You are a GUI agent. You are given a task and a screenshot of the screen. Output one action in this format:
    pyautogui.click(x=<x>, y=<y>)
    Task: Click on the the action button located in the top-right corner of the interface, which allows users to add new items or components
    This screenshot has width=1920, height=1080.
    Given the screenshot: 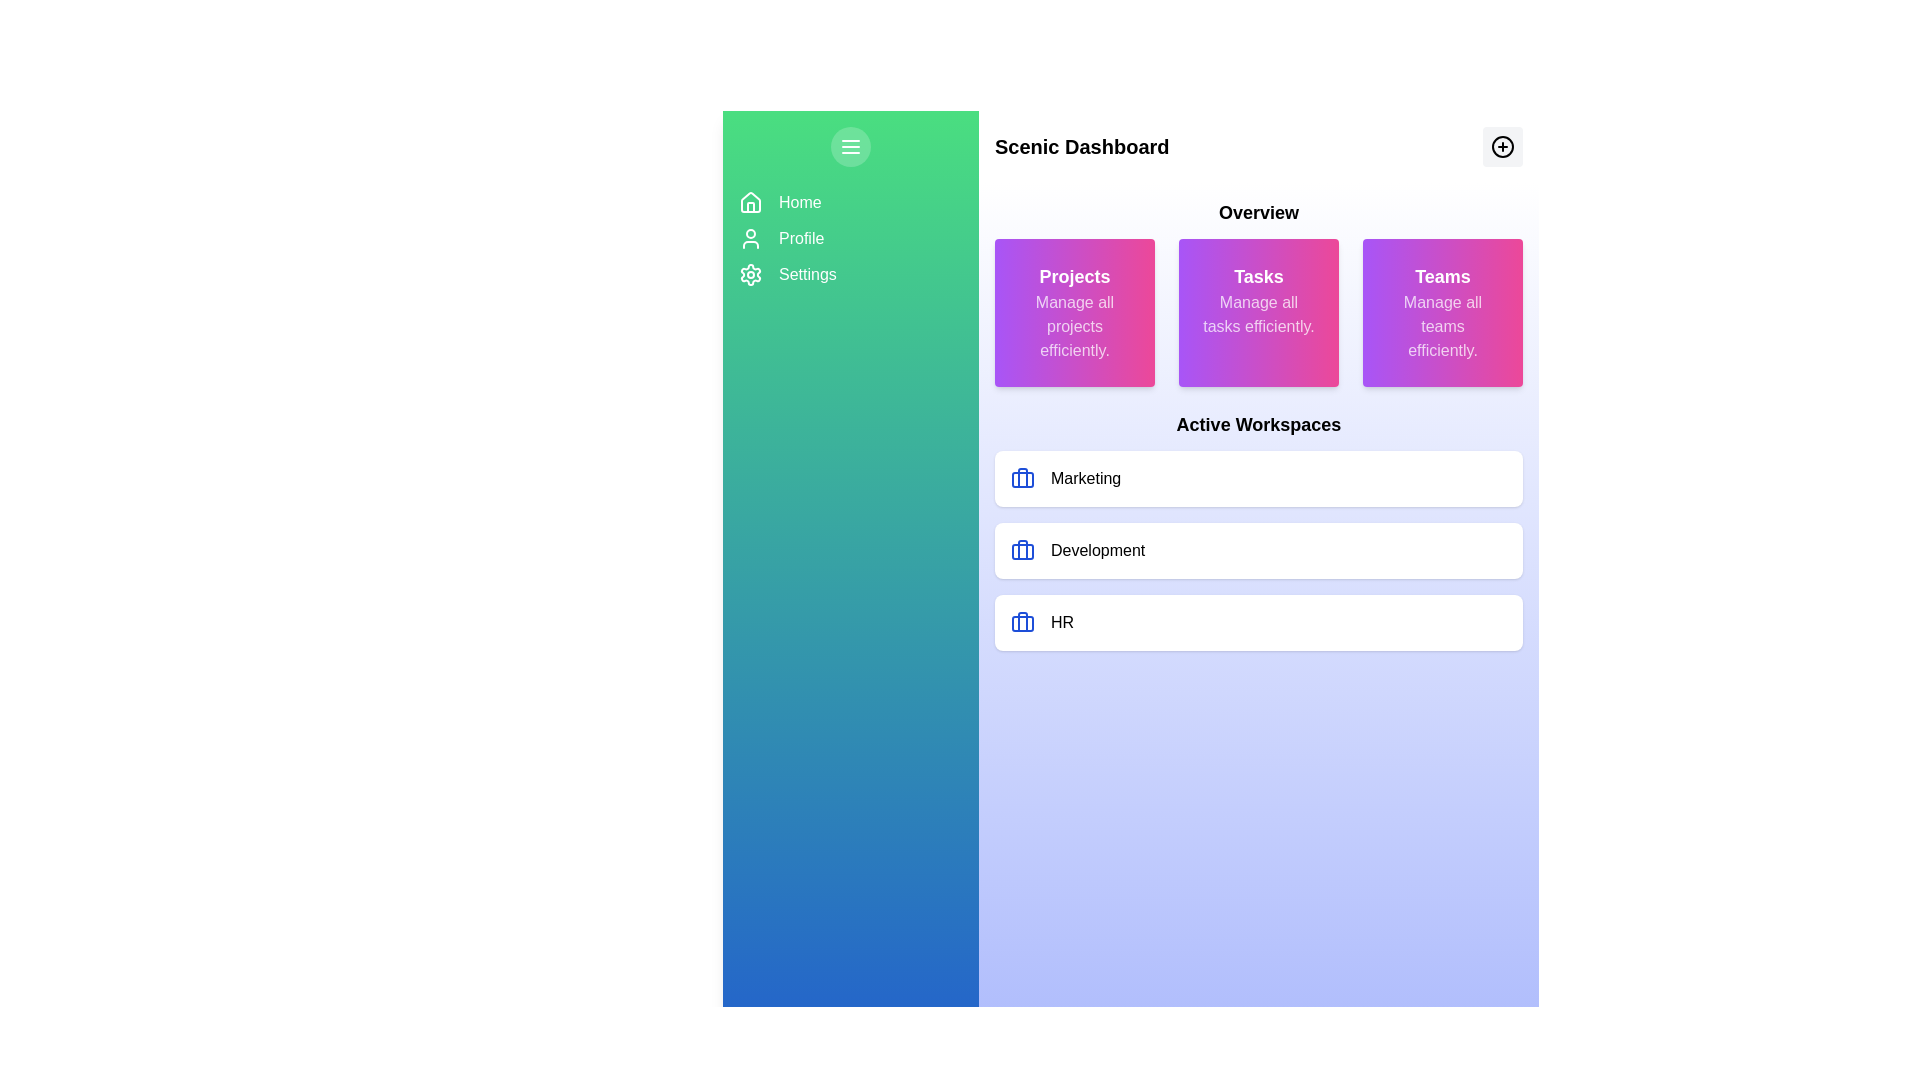 What is the action you would take?
    pyautogui.click(x=1502, y=145)
    